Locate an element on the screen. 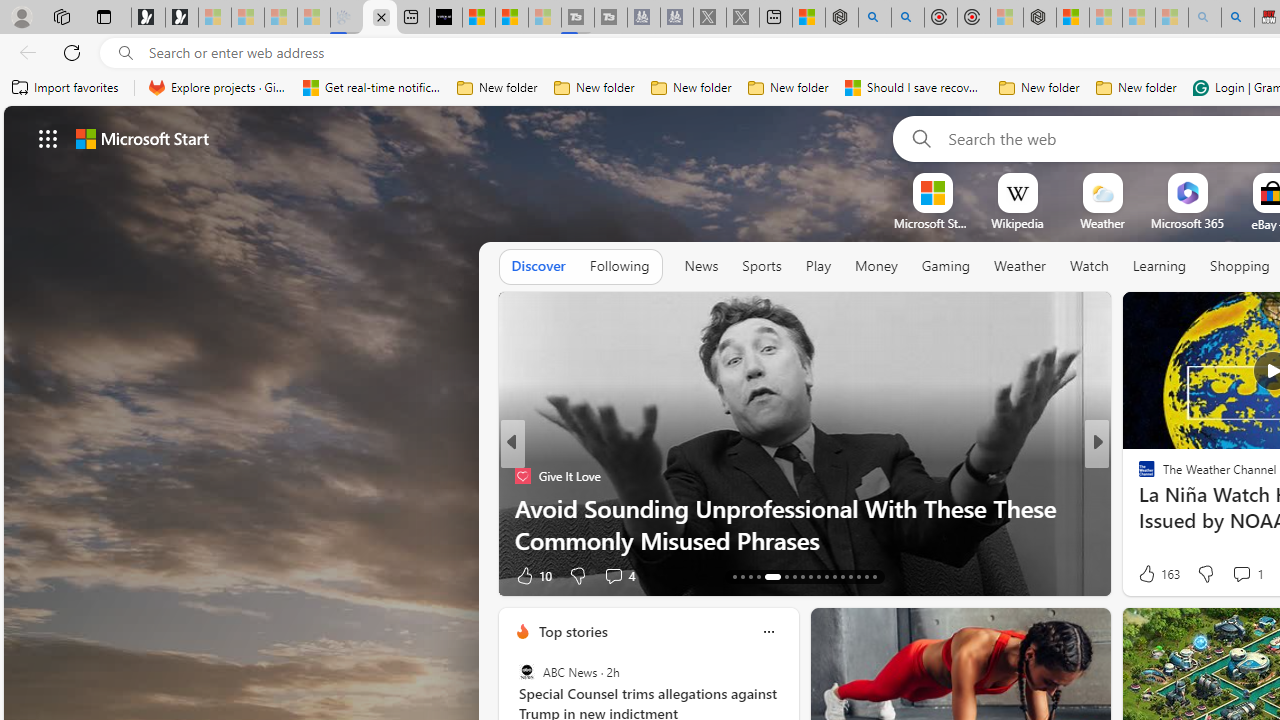  'amazon - Search - Sleeping' is located at coordinates (1204, 17).